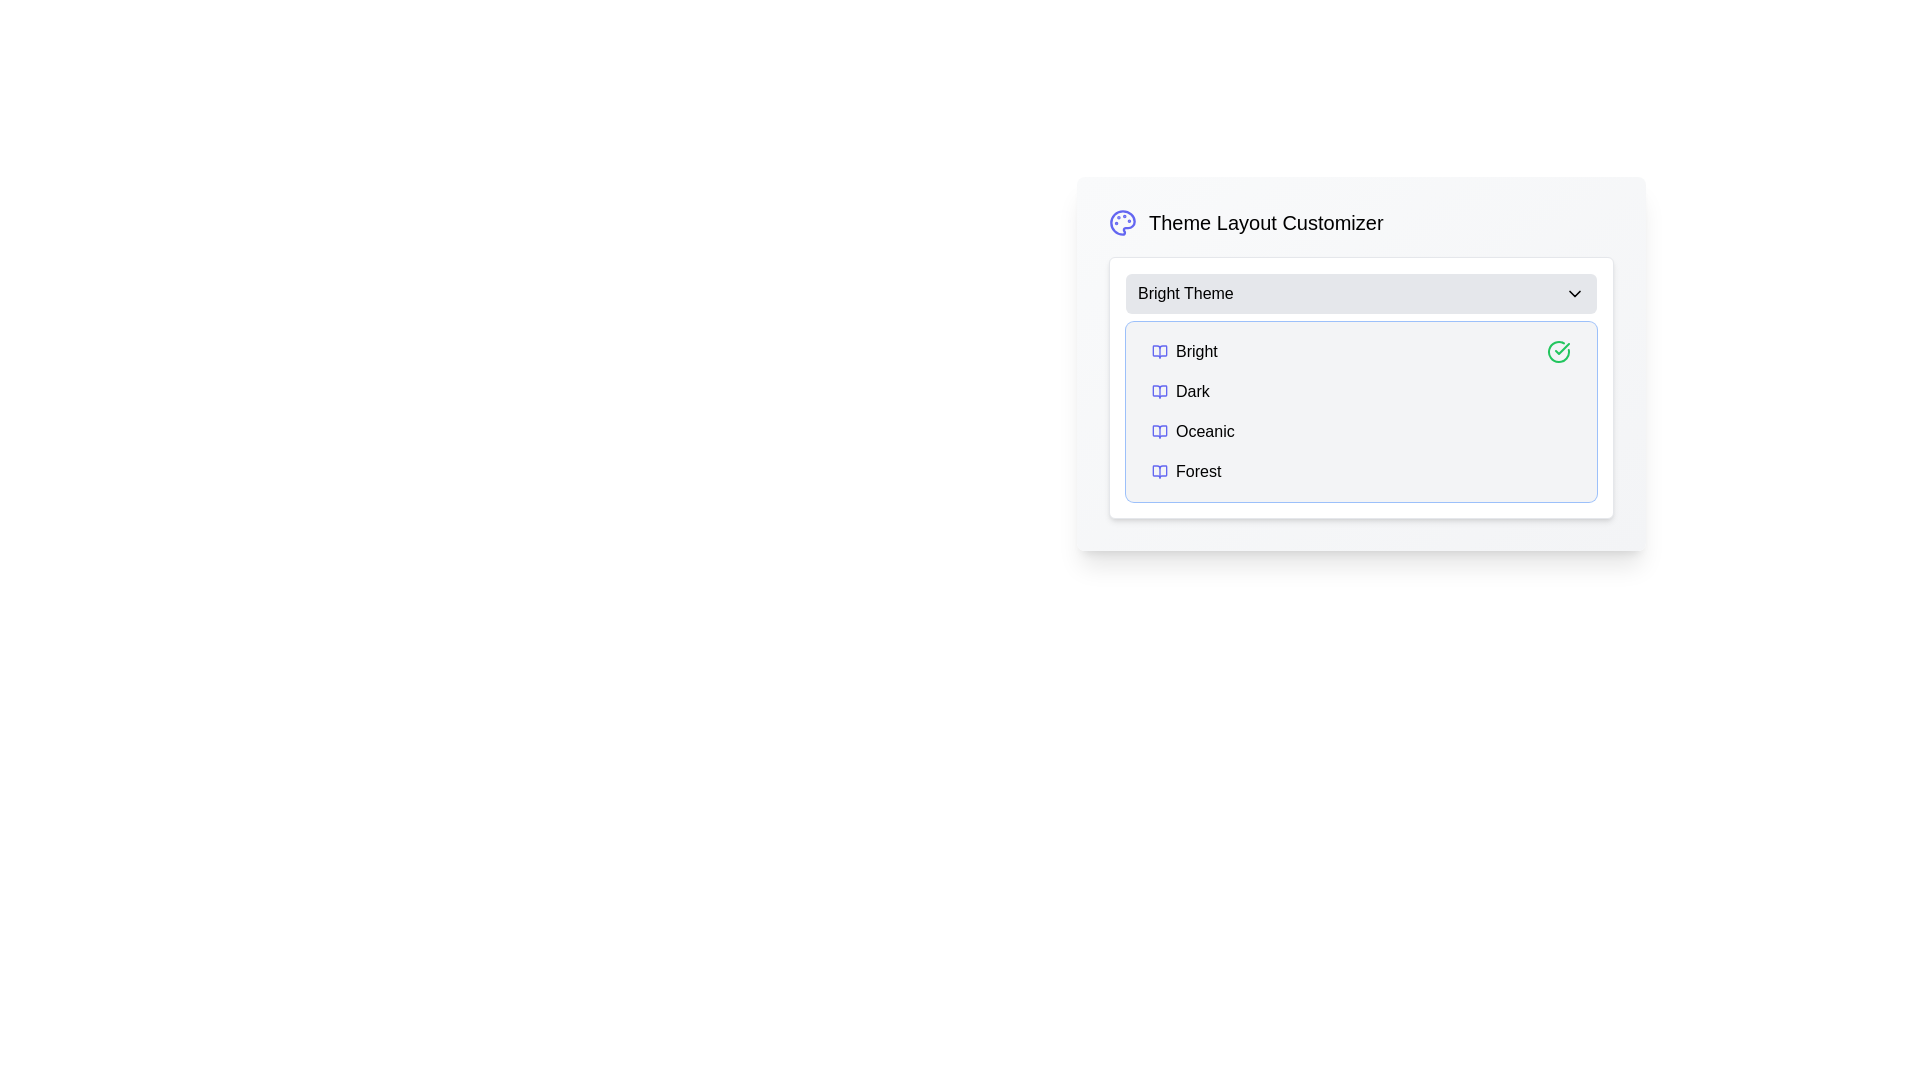 This screenshot has width=1920, height=1080. Describe the element at coordinates (1558, 350) in the screenshot. I see `the circular green stroke icon located in the theme layout selector adjacent to the 'Bright Theme' text` at that location.